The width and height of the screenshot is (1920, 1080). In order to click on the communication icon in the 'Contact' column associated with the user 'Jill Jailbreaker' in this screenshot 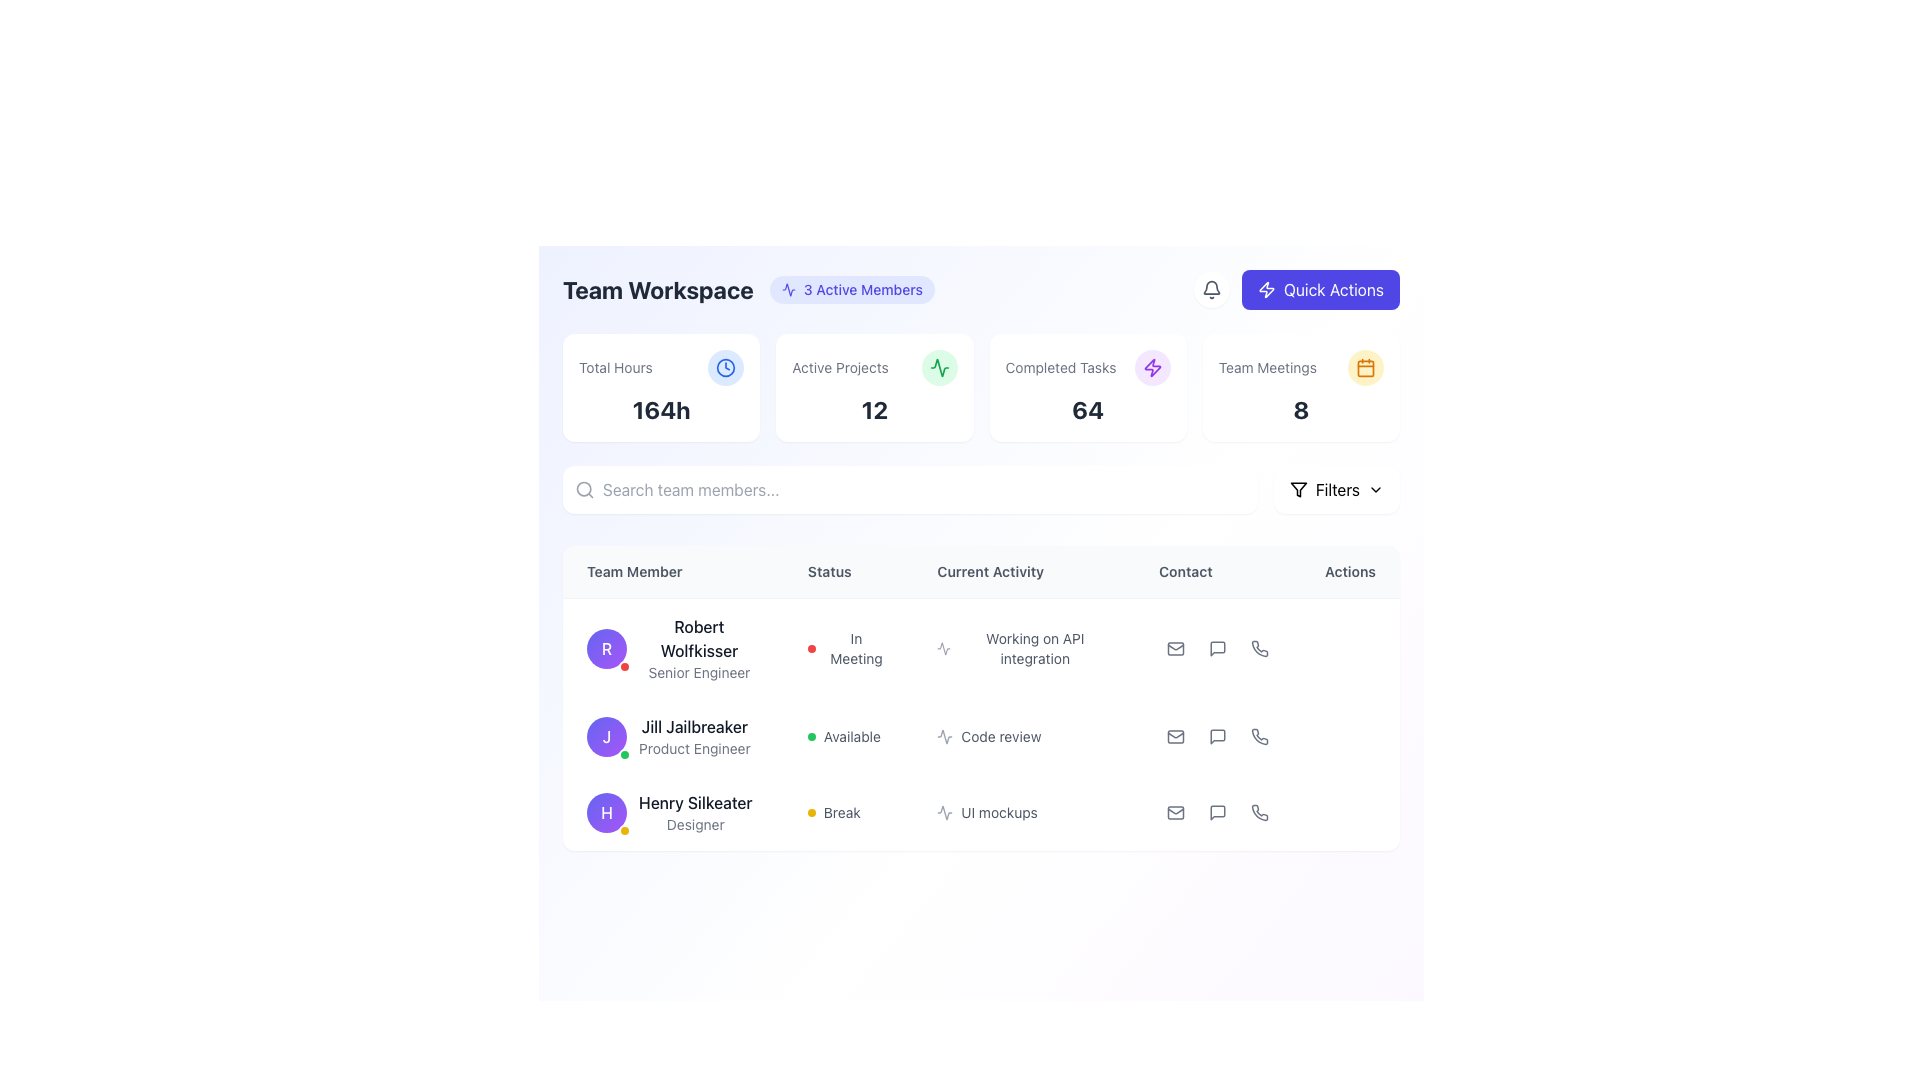, I will do `click(1217, 736)`.